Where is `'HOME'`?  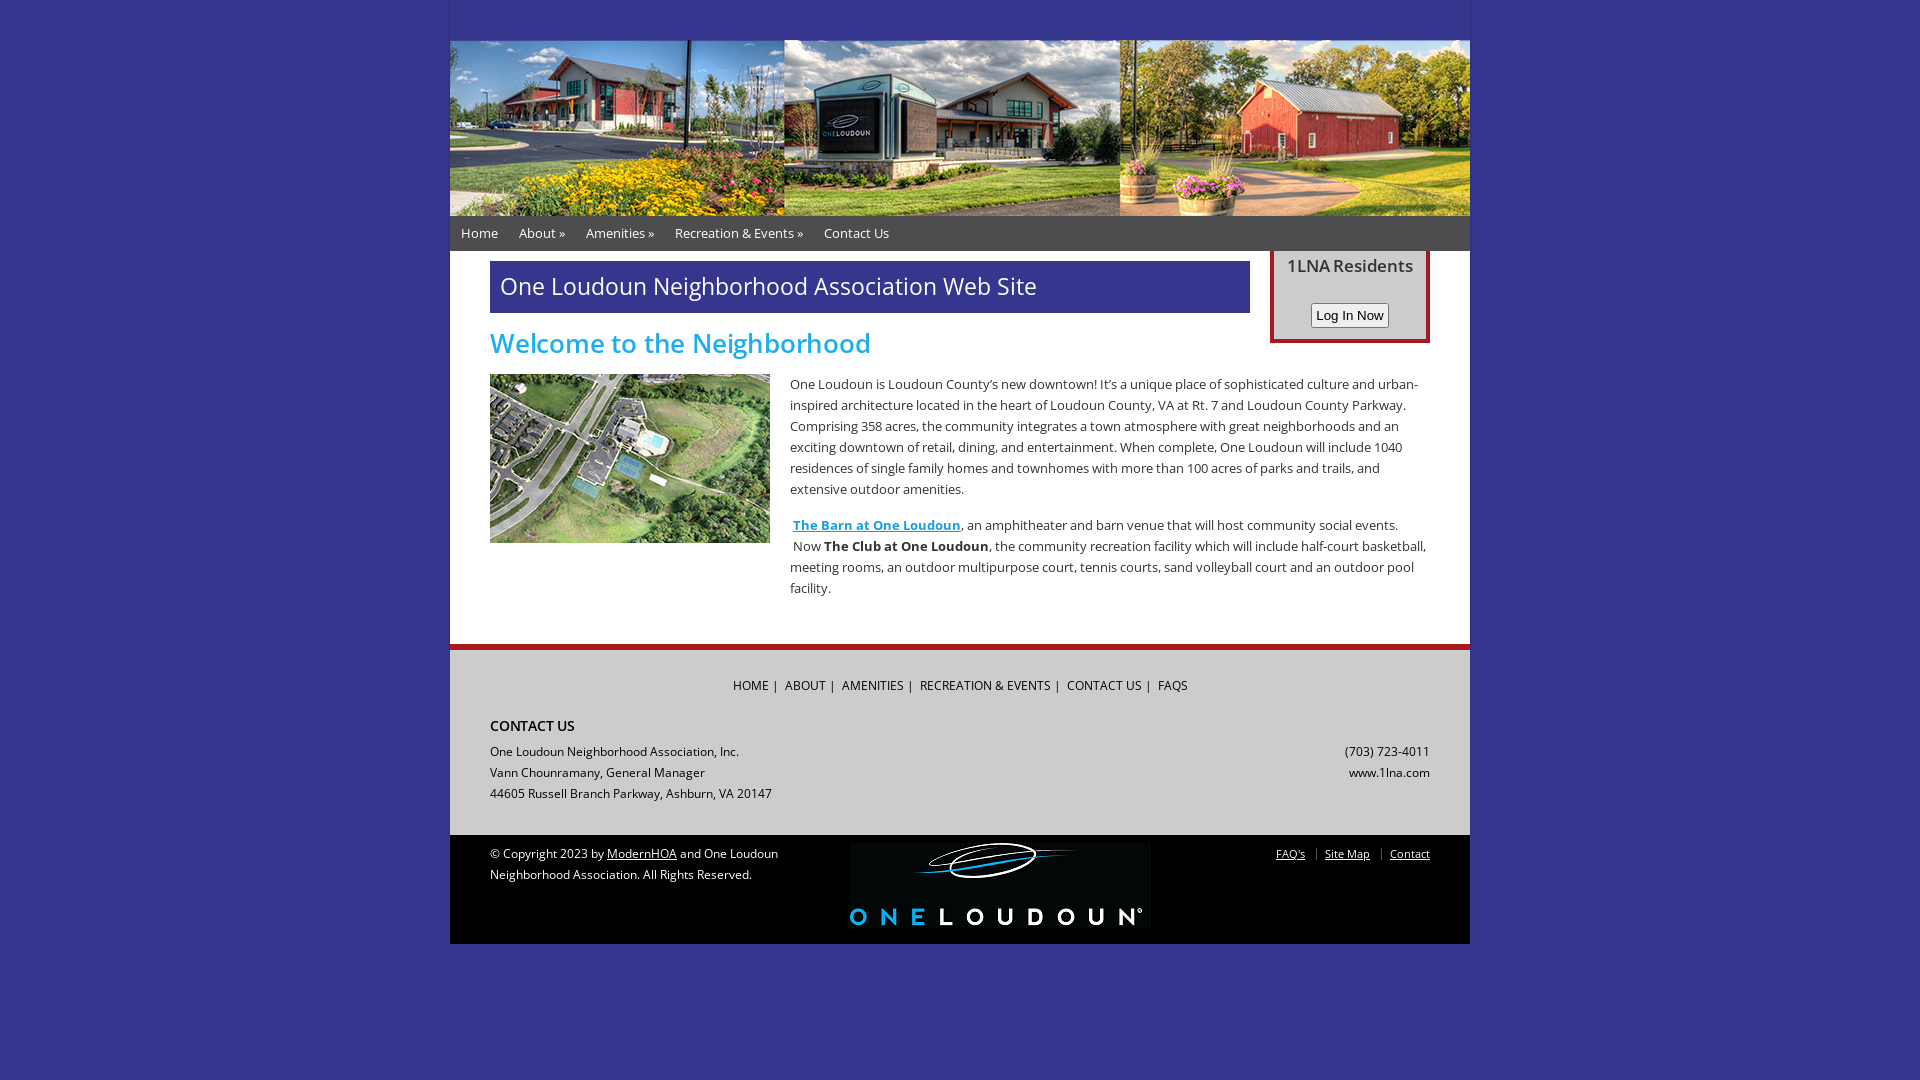
'HOME' is located at coordinates (748, 684).